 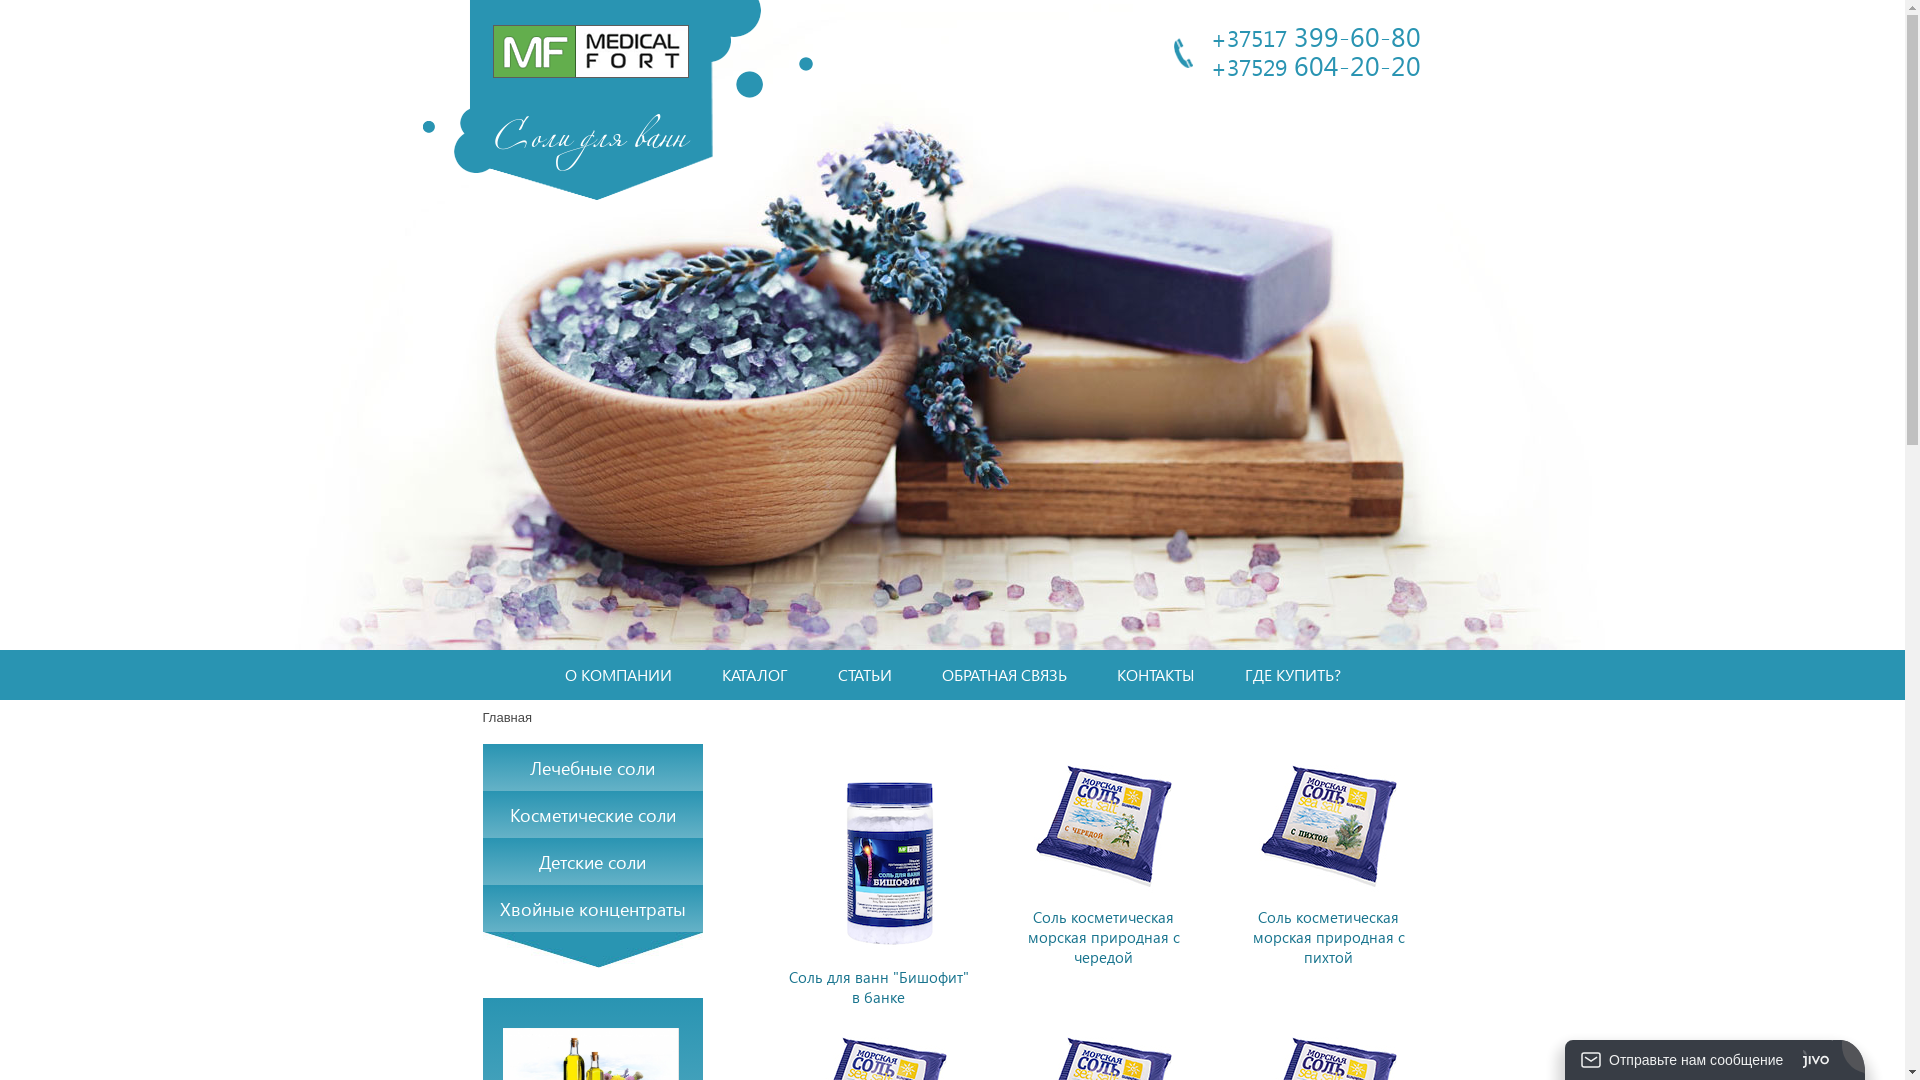 I want to click on '+37529 604-20-20', so click(x=1208, y=63).